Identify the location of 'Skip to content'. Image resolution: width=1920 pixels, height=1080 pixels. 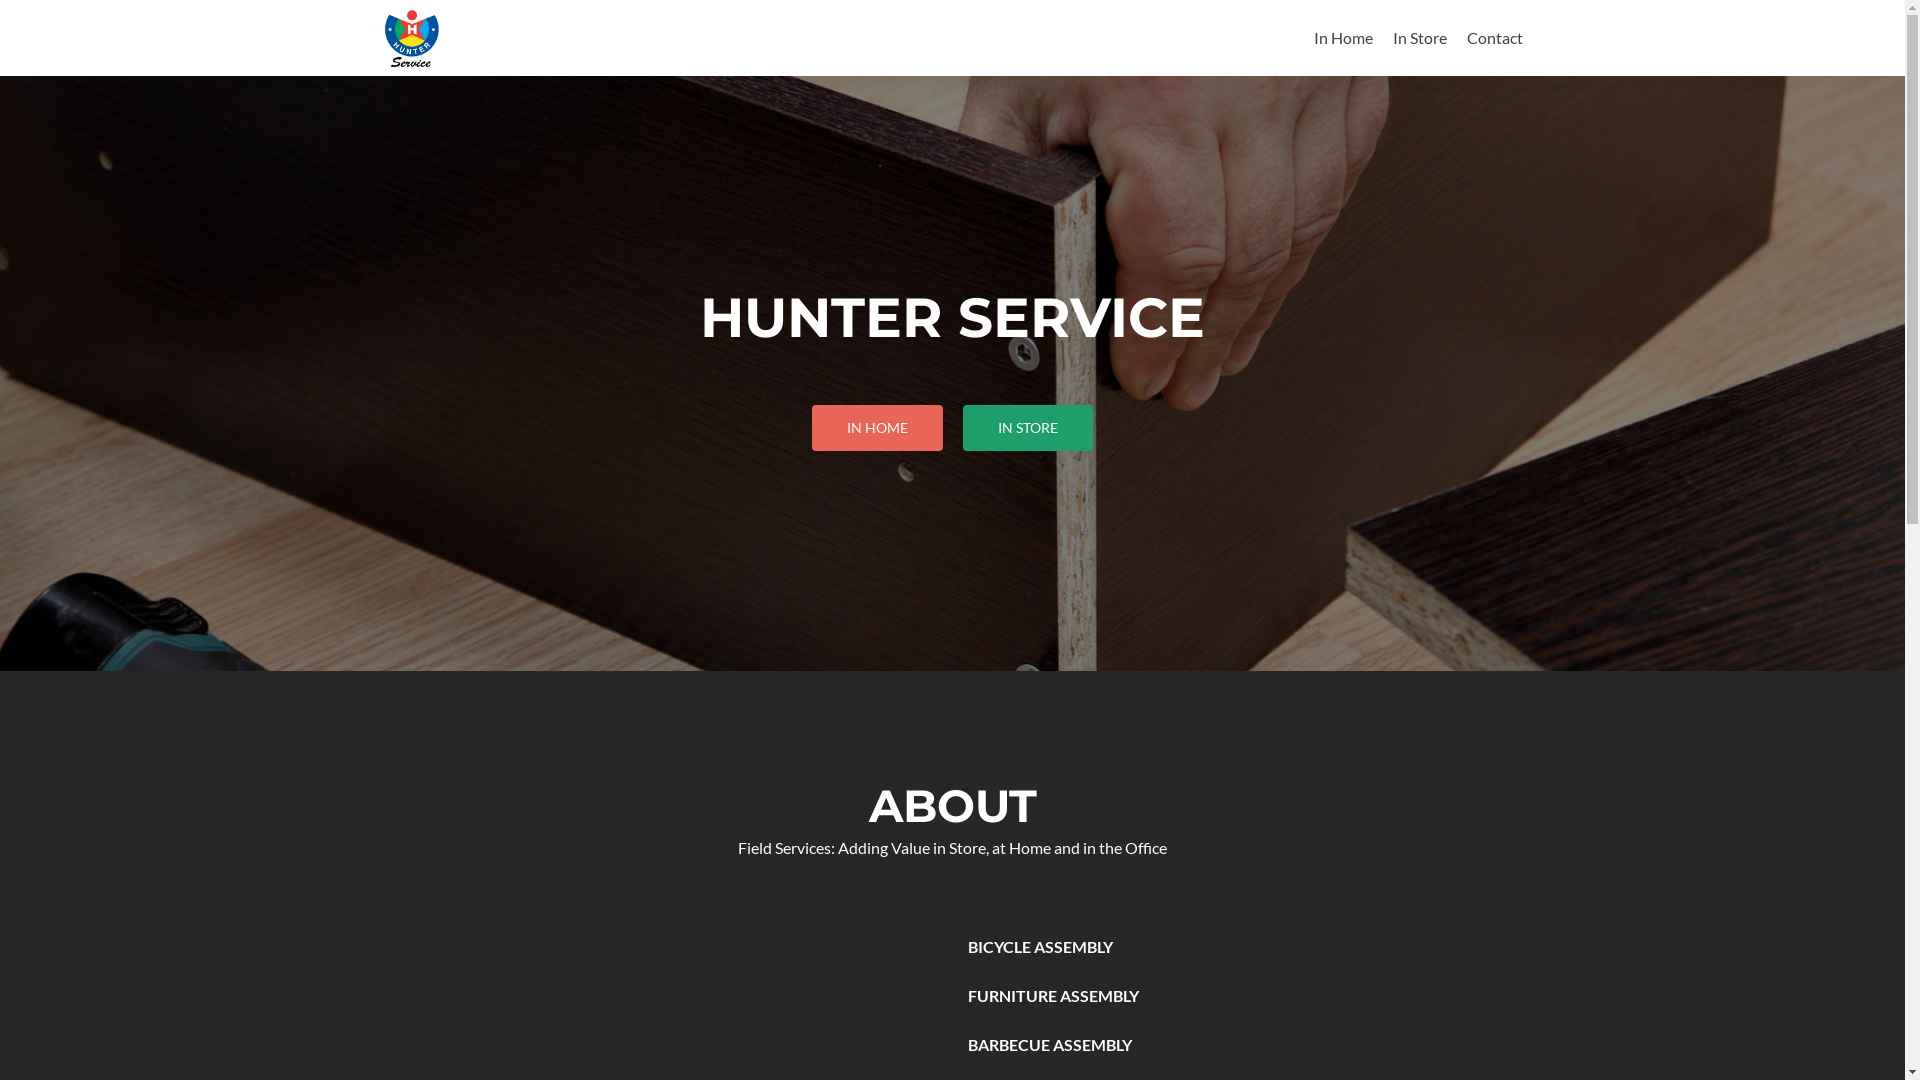
(1365, 11).